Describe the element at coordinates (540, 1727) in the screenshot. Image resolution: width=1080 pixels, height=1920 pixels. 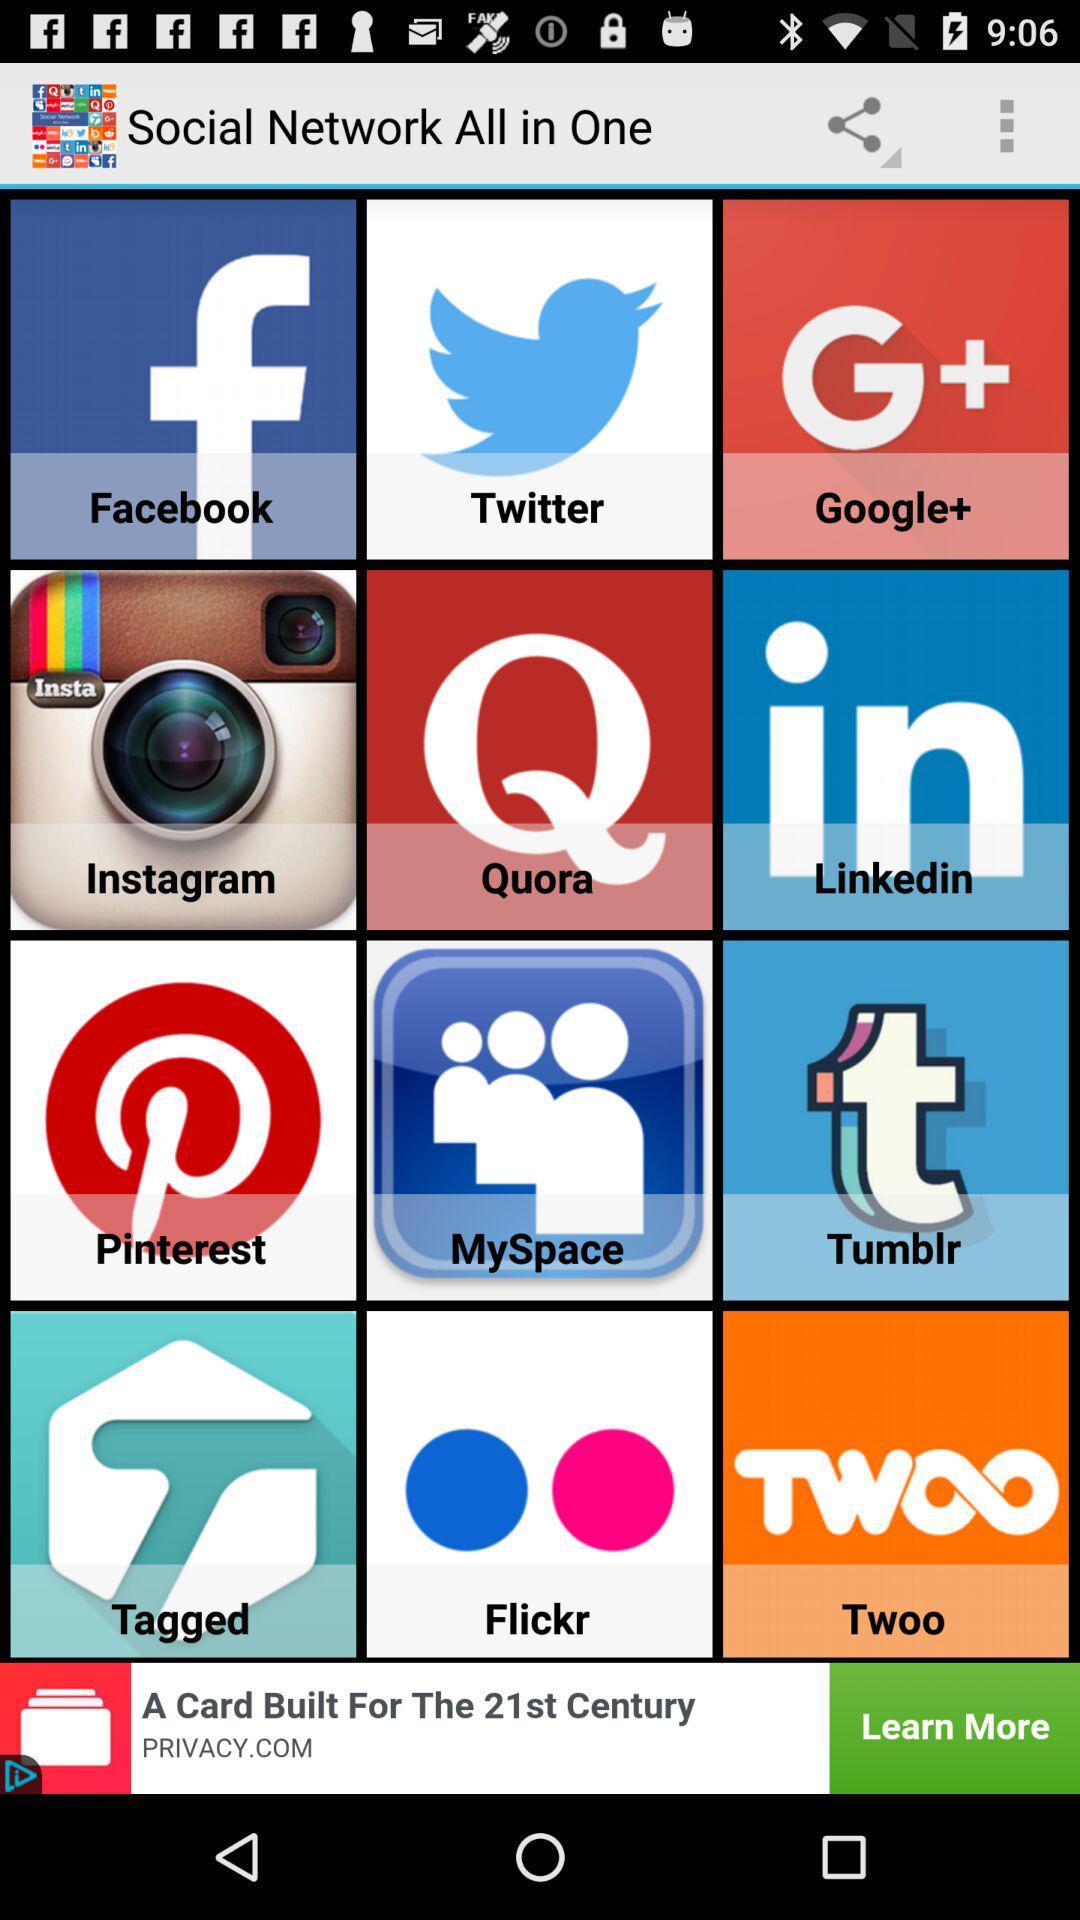
I see `visit advertisement page` at that location.